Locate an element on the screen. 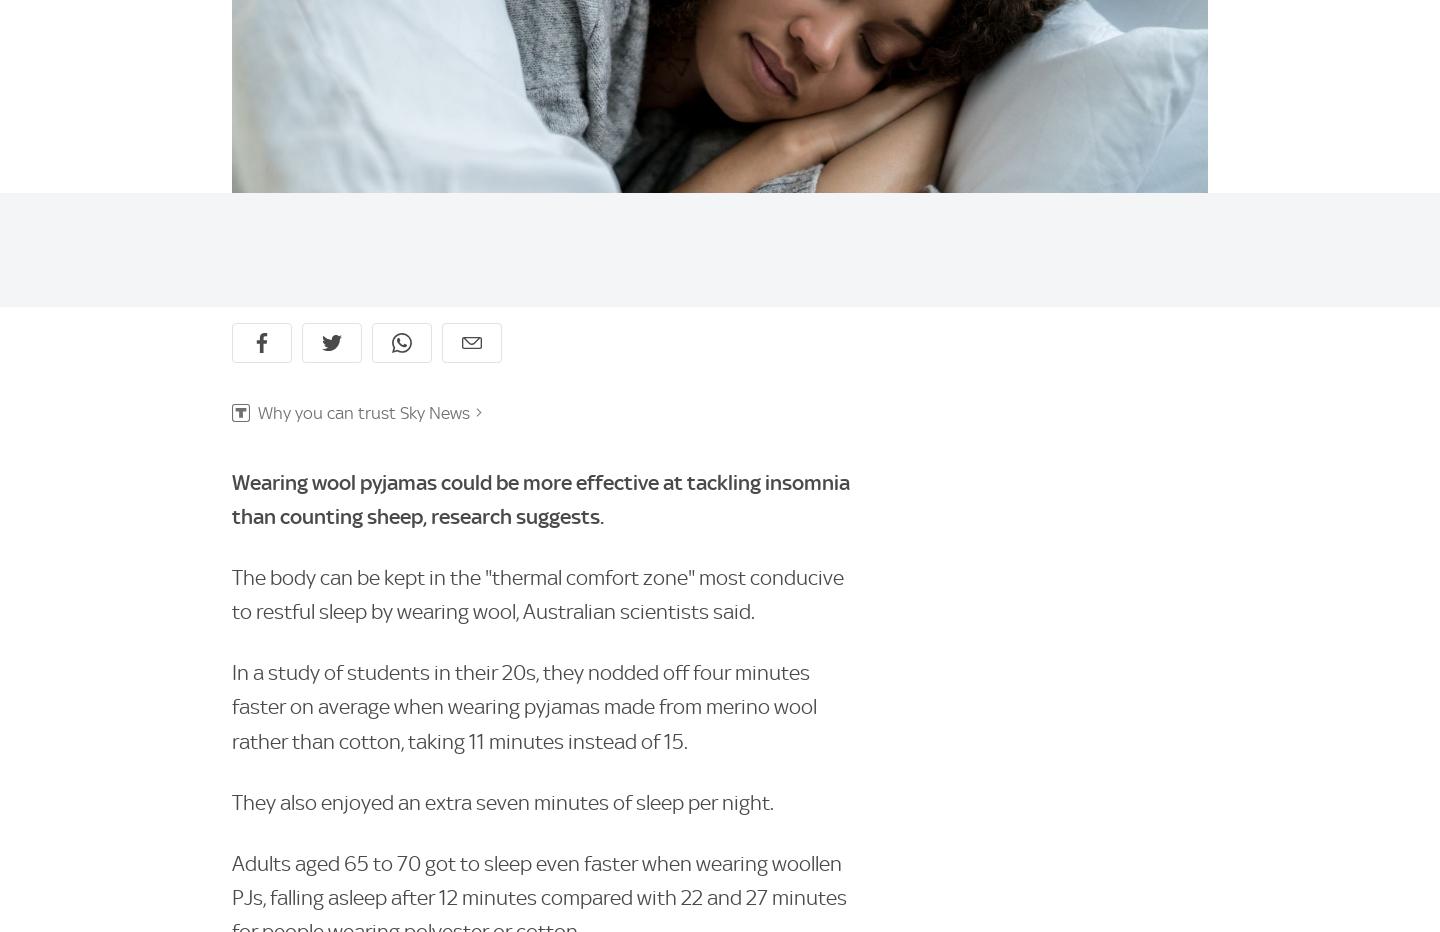 The image size is (1440, 932). 'Editorial Guidelines' is located at coordinates (232, 671).